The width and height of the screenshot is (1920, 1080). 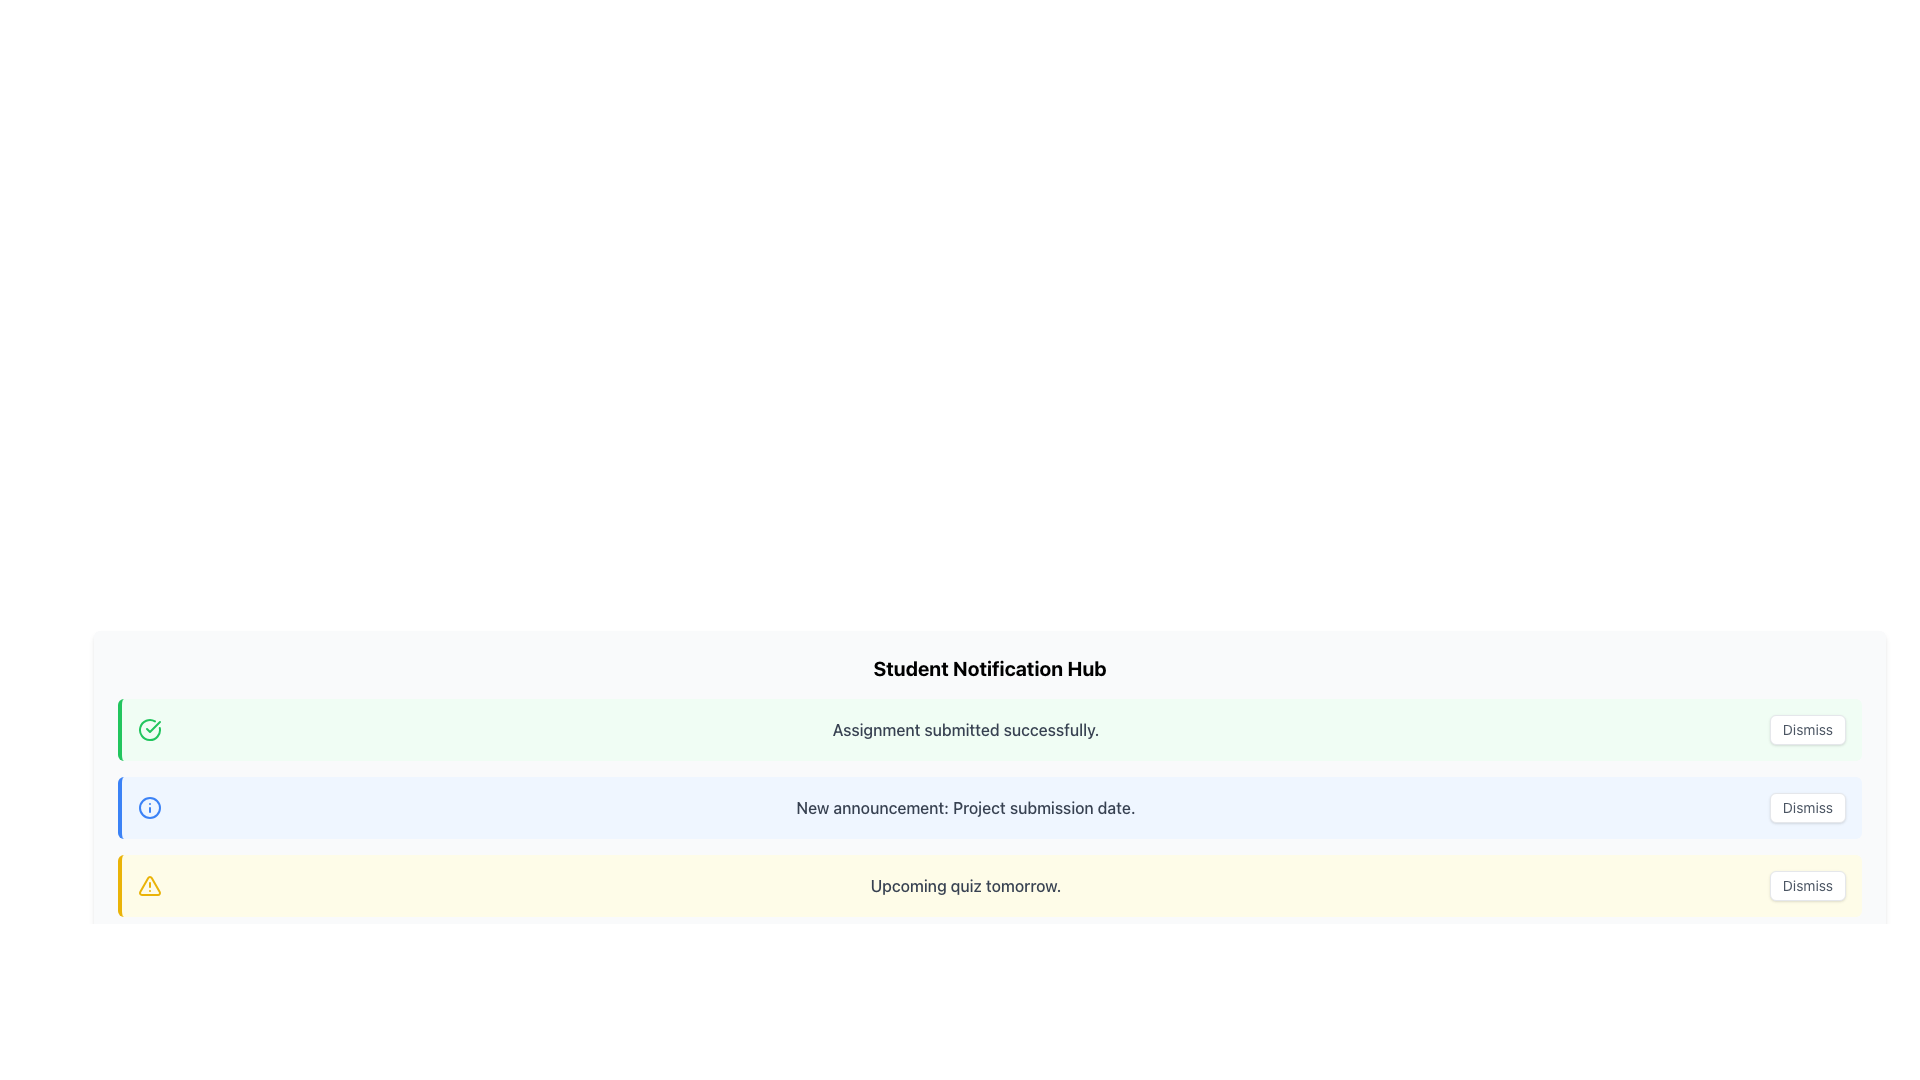 I want to click on the Text Label that serves as a heading for the notification hub, located at the top of the notification card layout, so click(x=989, y=668).